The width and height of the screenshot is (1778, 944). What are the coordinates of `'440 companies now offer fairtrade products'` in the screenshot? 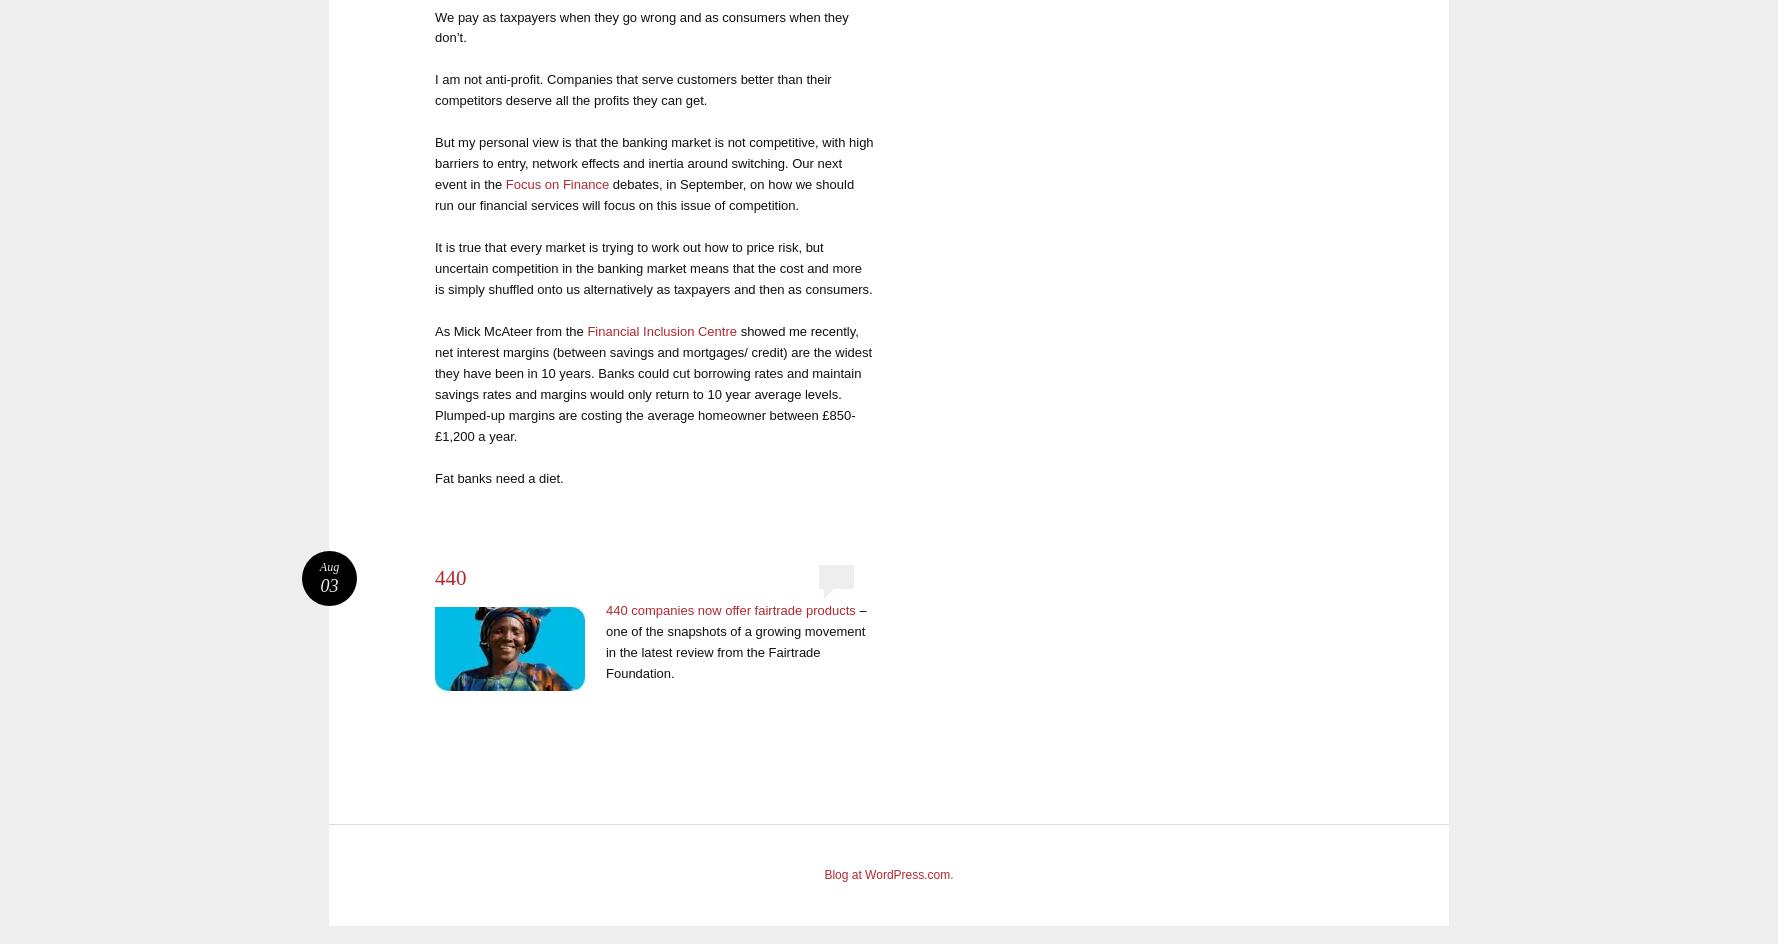 It's located at (731, 609).